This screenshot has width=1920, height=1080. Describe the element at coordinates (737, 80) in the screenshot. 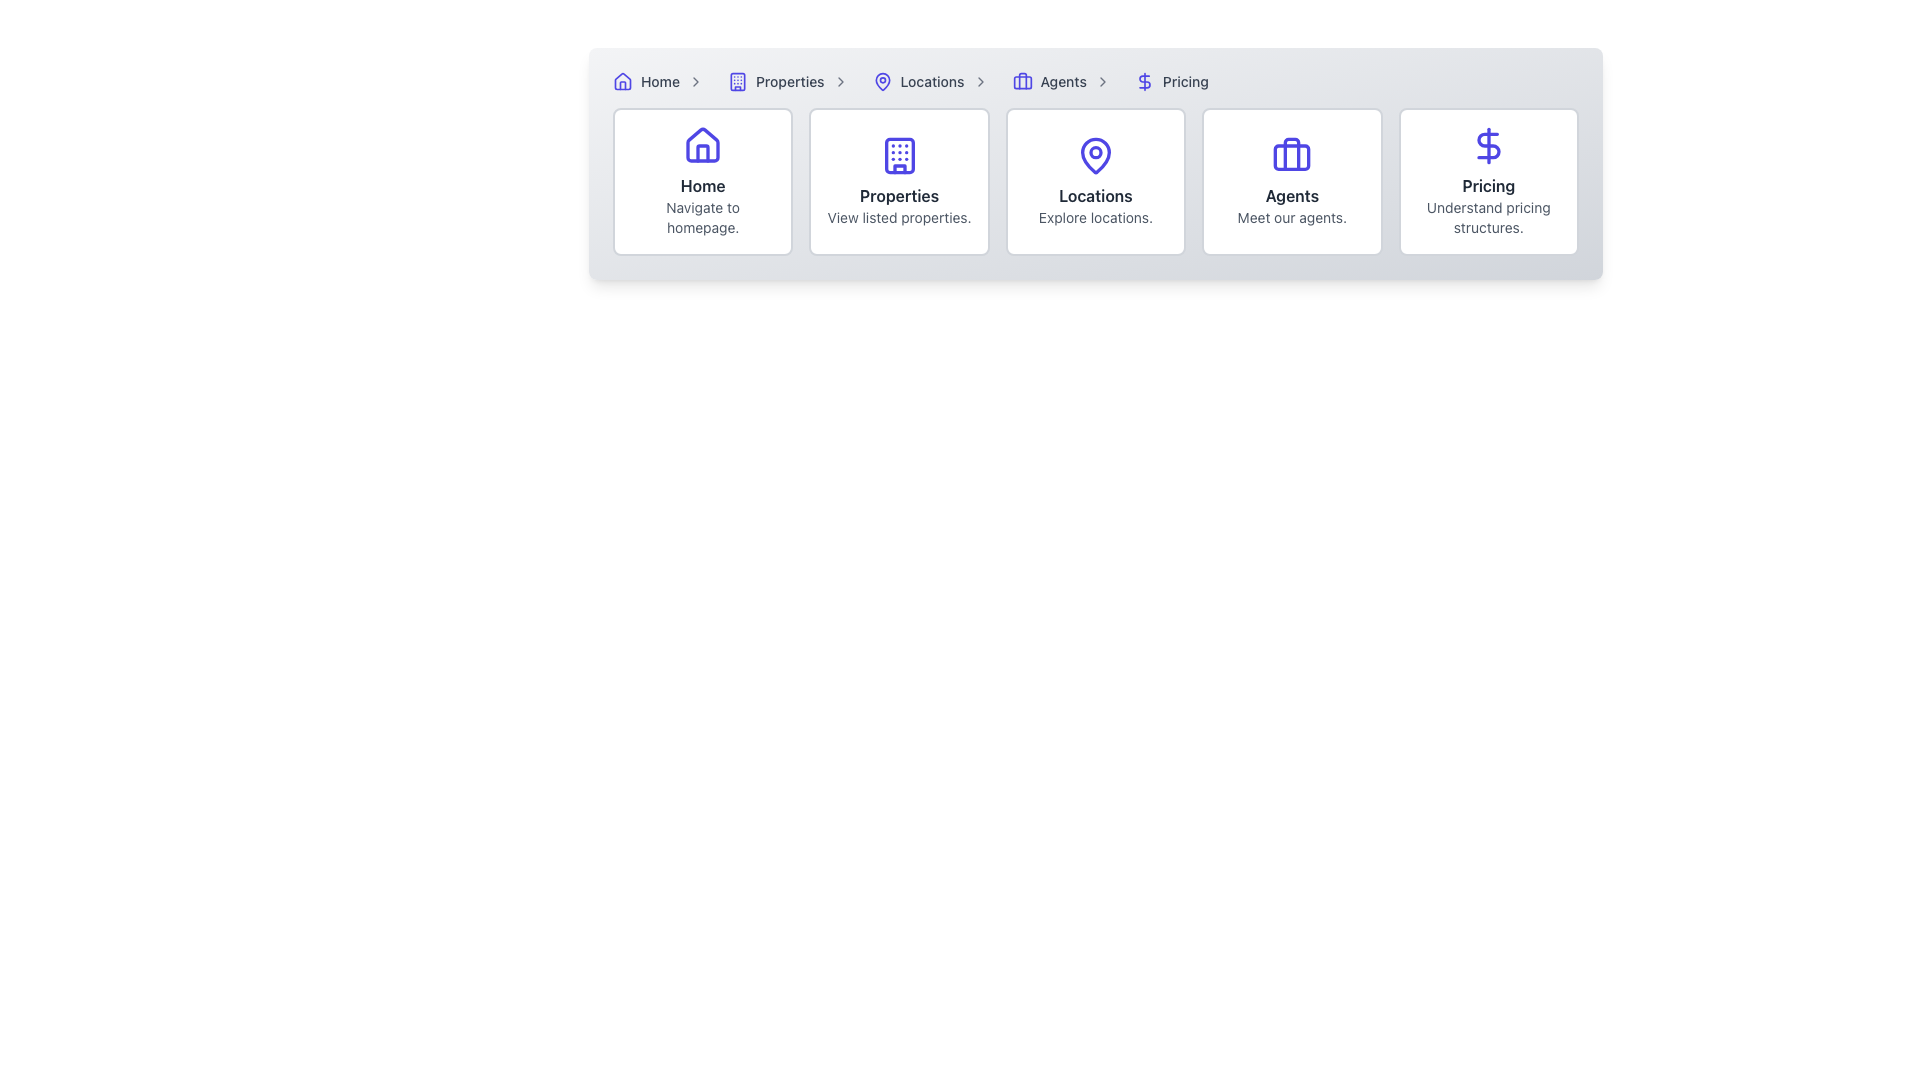

I see `the building icon representing properties in the breadcrumb navigation, which is located next to the 'Properties' text label` at that location.